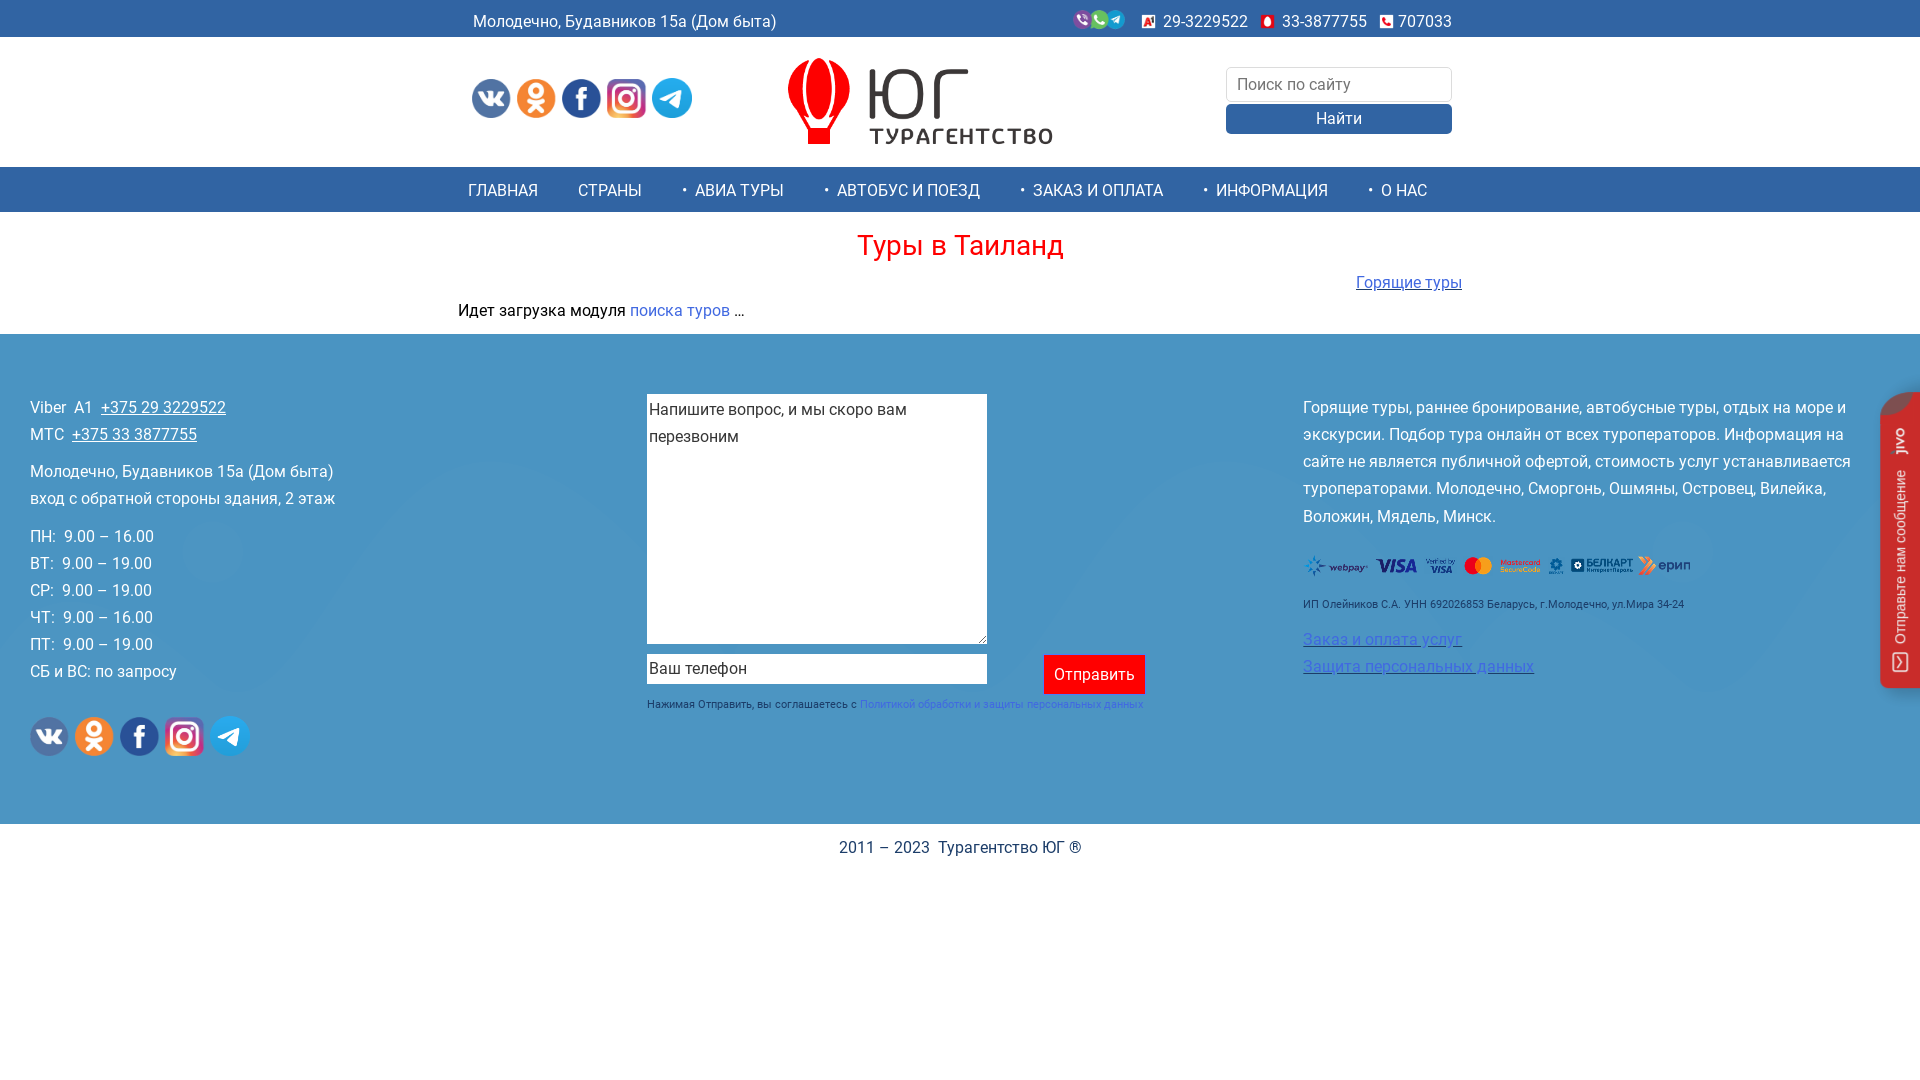 This screenshot has width=1920, height=1080. What do you see at coordinates (1424, 21) in the screenshot?
I see `'707033'` at bounding box center [1424, 21].